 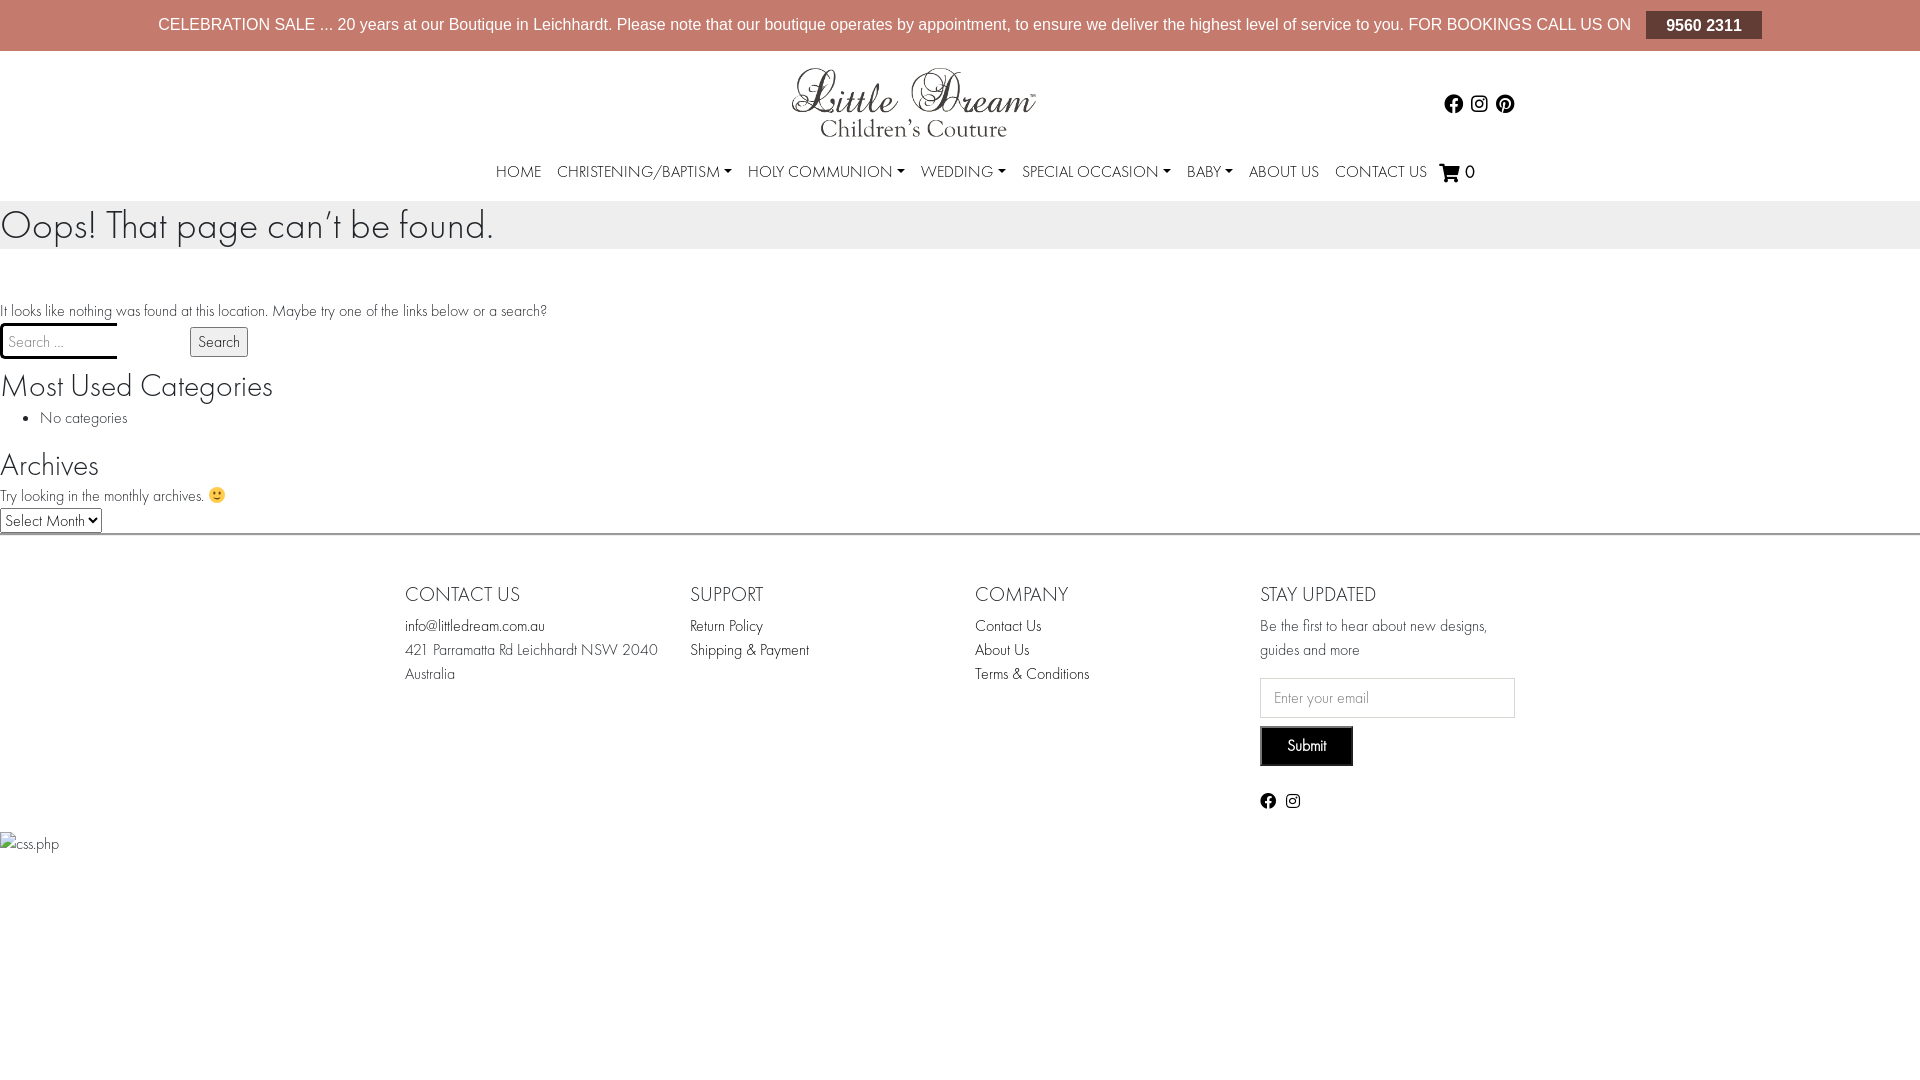 What do you see at coordinates (518, 171) in the screenshot?
I see `'HOME'` at bounding box center [518, 171].